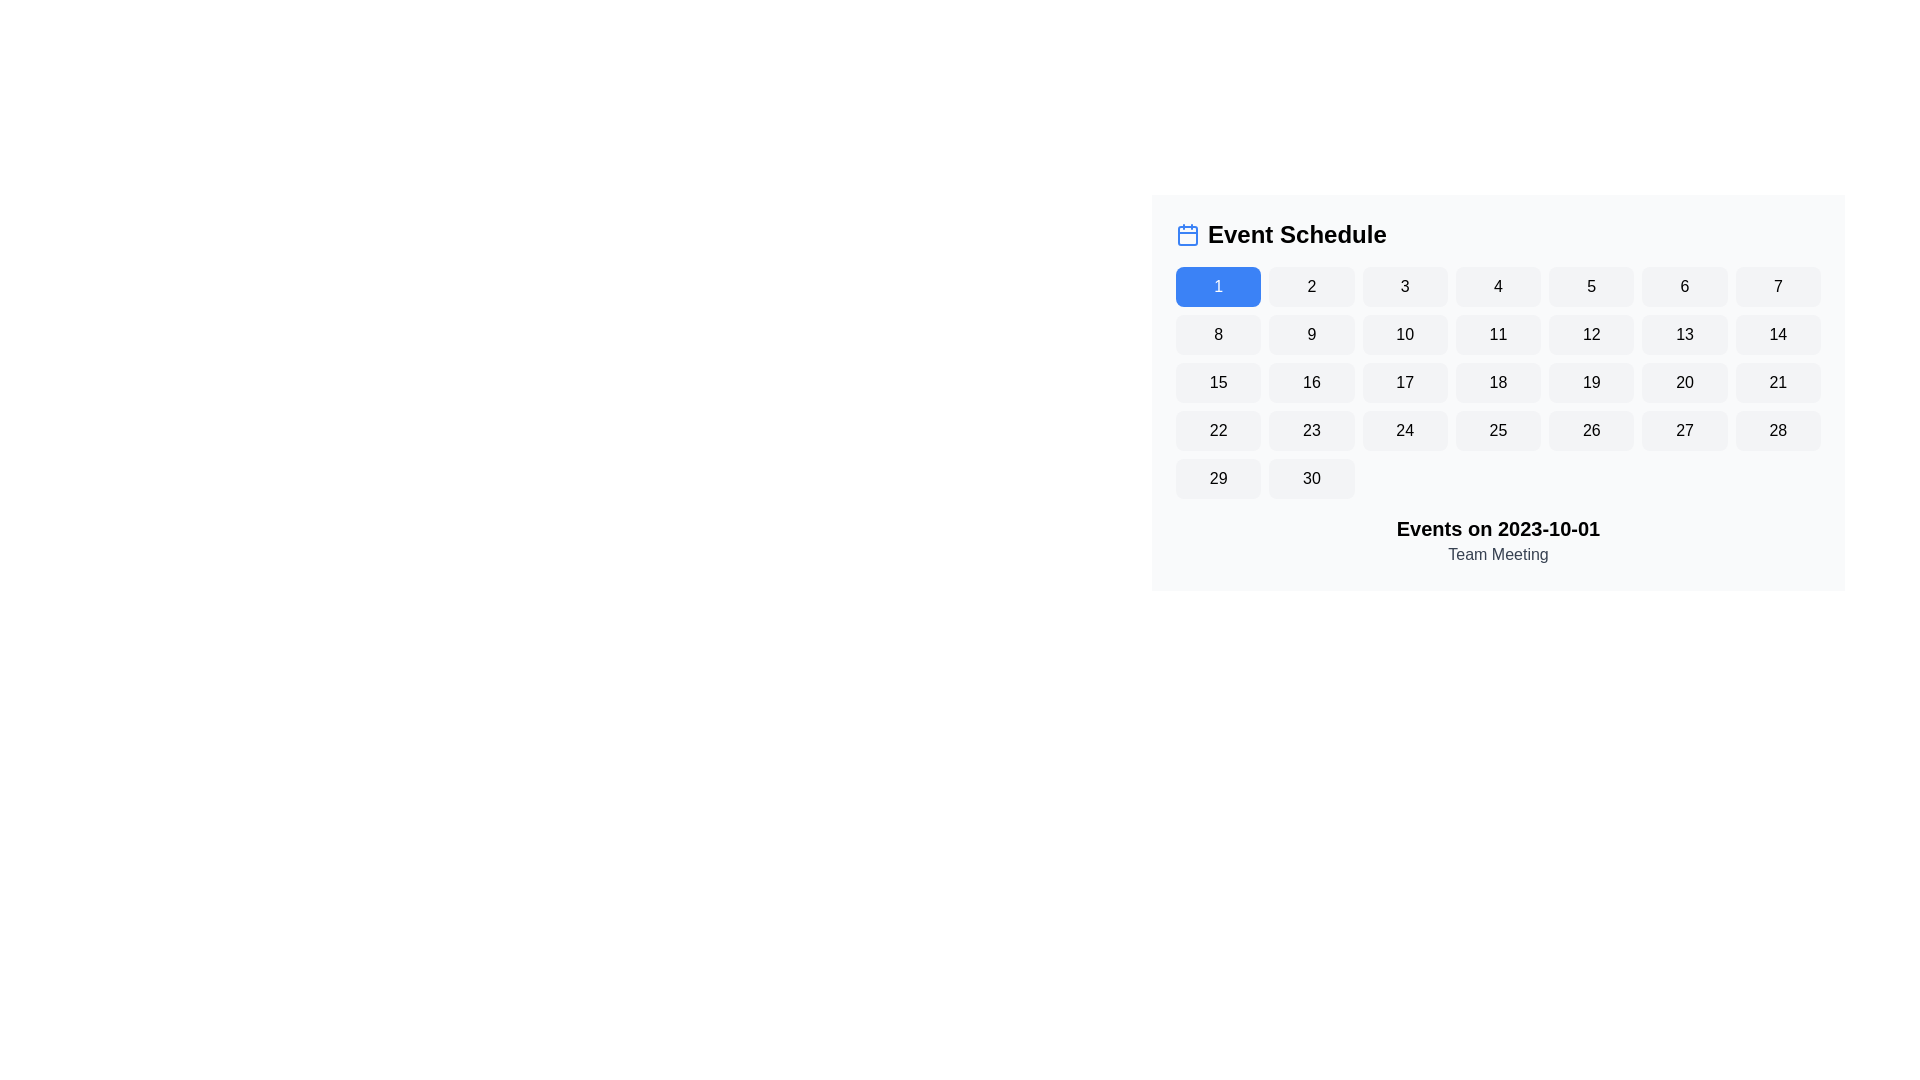  What do you see at coordinates (1311, 382) in the screenshot?
I see `the selectable date button representing the number 16 in the calendar interface` at bounding box center [1311, 382].